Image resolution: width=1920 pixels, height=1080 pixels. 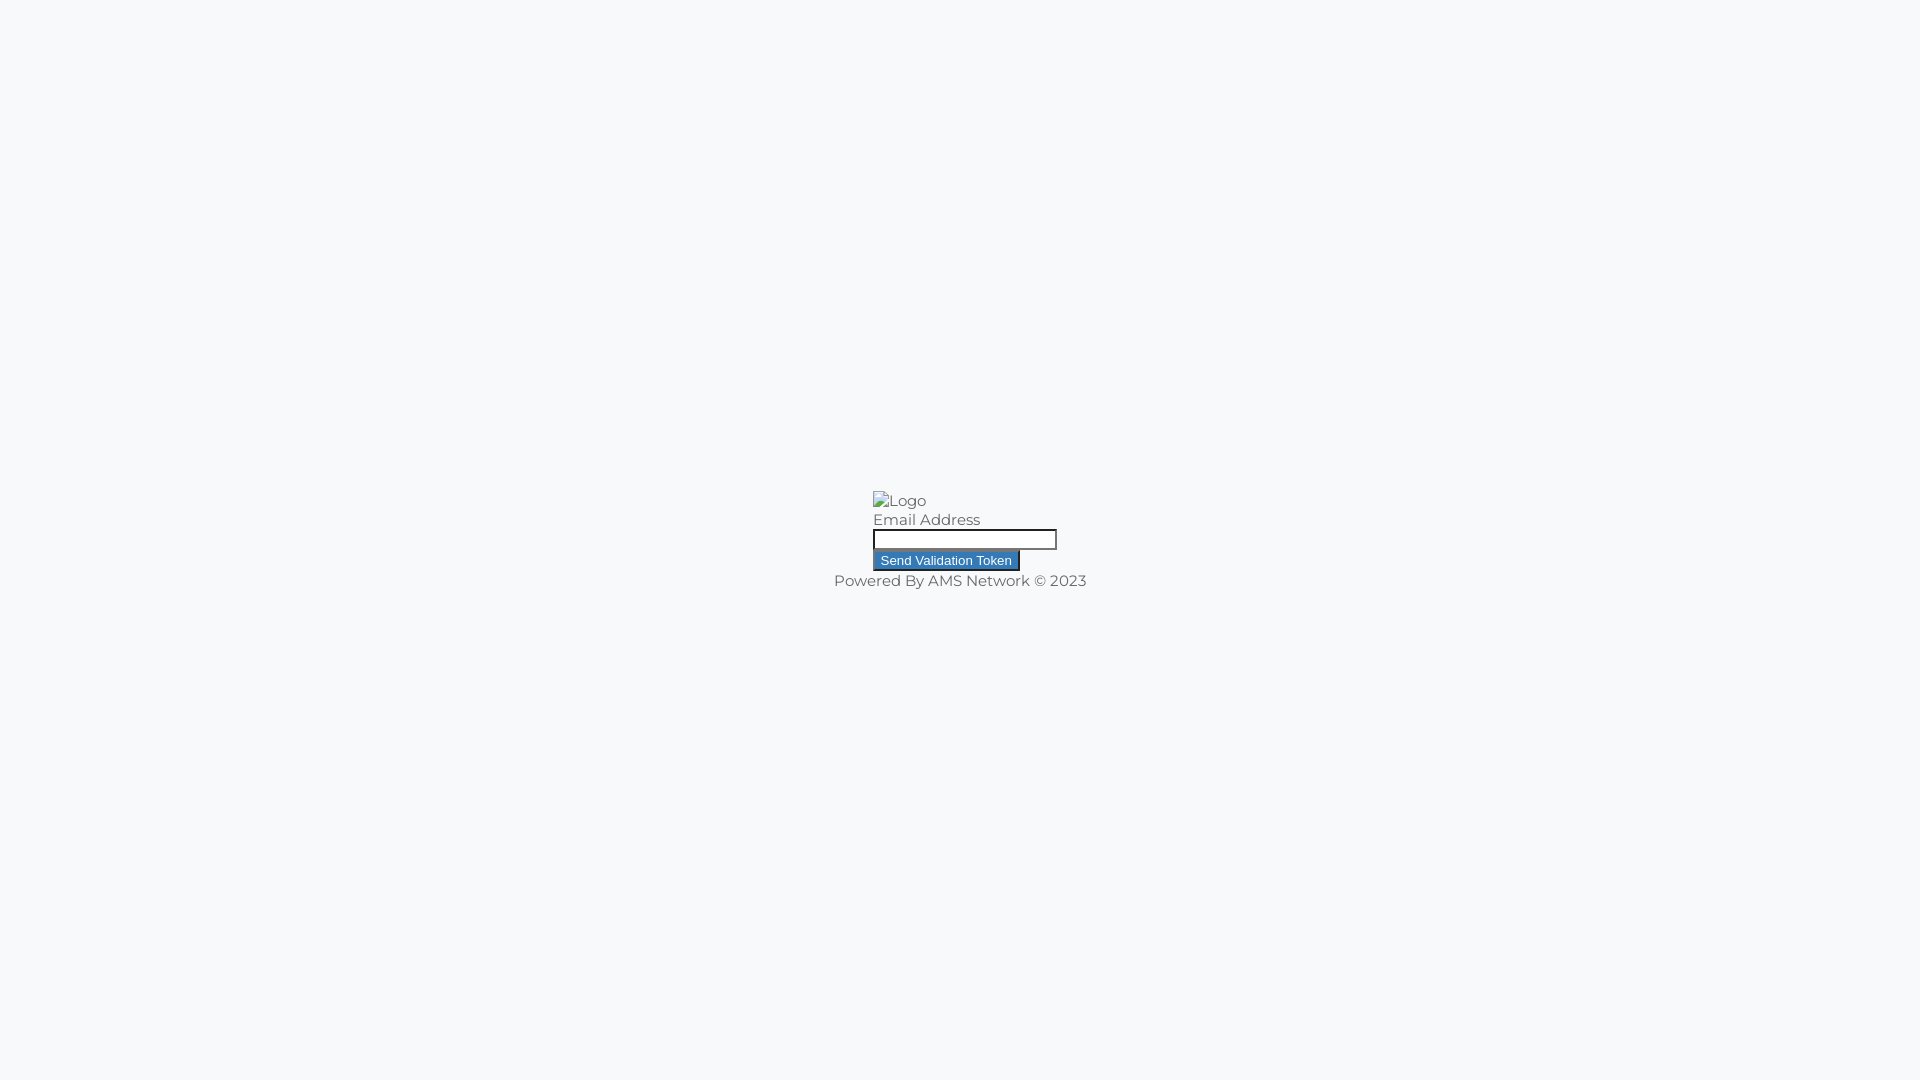 What do you see at coordinates (944, 560) in the screenshot?
I see `'Send Validation Token'` at bounding box center [944, 560].